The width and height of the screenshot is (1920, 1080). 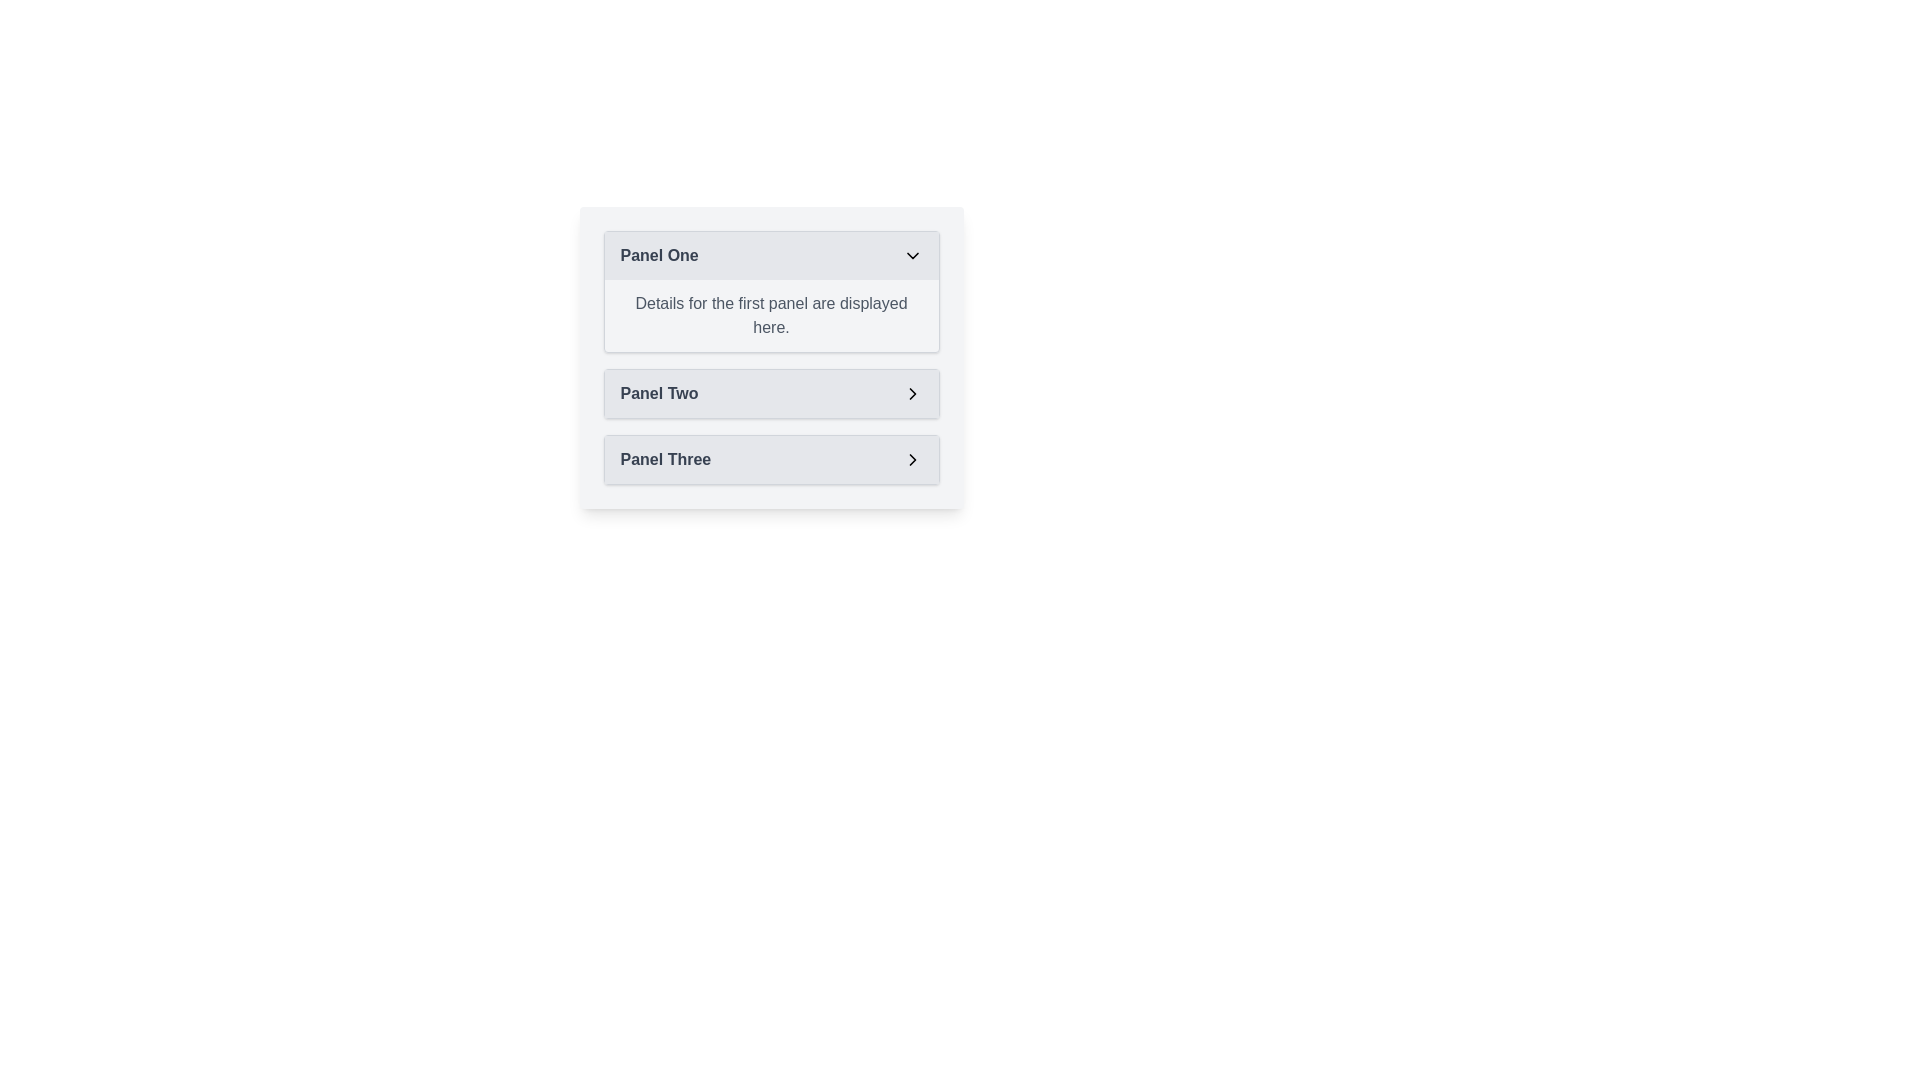 What do you see at coordinates (911, 254) in the screenshot?
I see `the chevron-down icon located at the far right side of the header box labeled 'Panel One'` at bounding box center [911, 254].